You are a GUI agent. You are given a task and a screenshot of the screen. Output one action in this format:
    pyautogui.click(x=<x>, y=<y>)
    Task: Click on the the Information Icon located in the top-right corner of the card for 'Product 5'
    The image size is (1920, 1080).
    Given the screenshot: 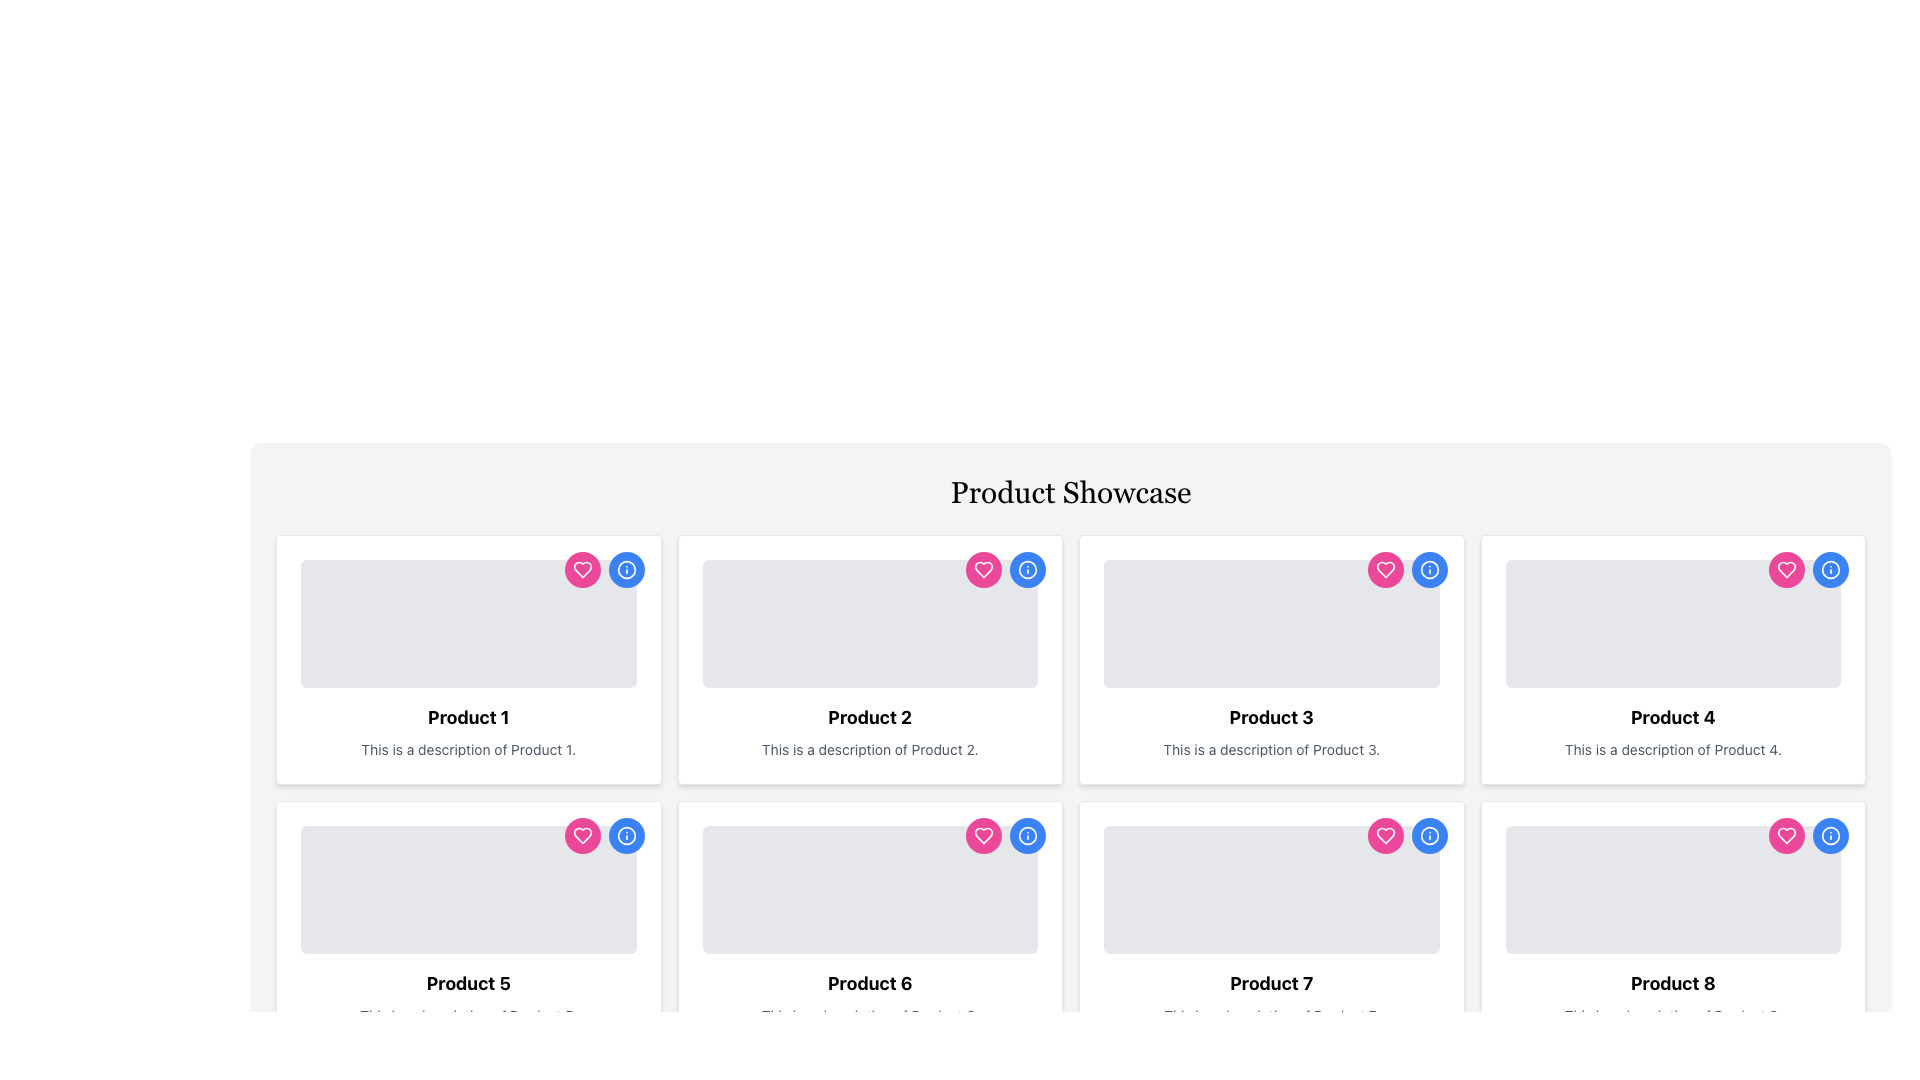 What is the action you would take?
    pyautogui.click(x=625, y=836)
    